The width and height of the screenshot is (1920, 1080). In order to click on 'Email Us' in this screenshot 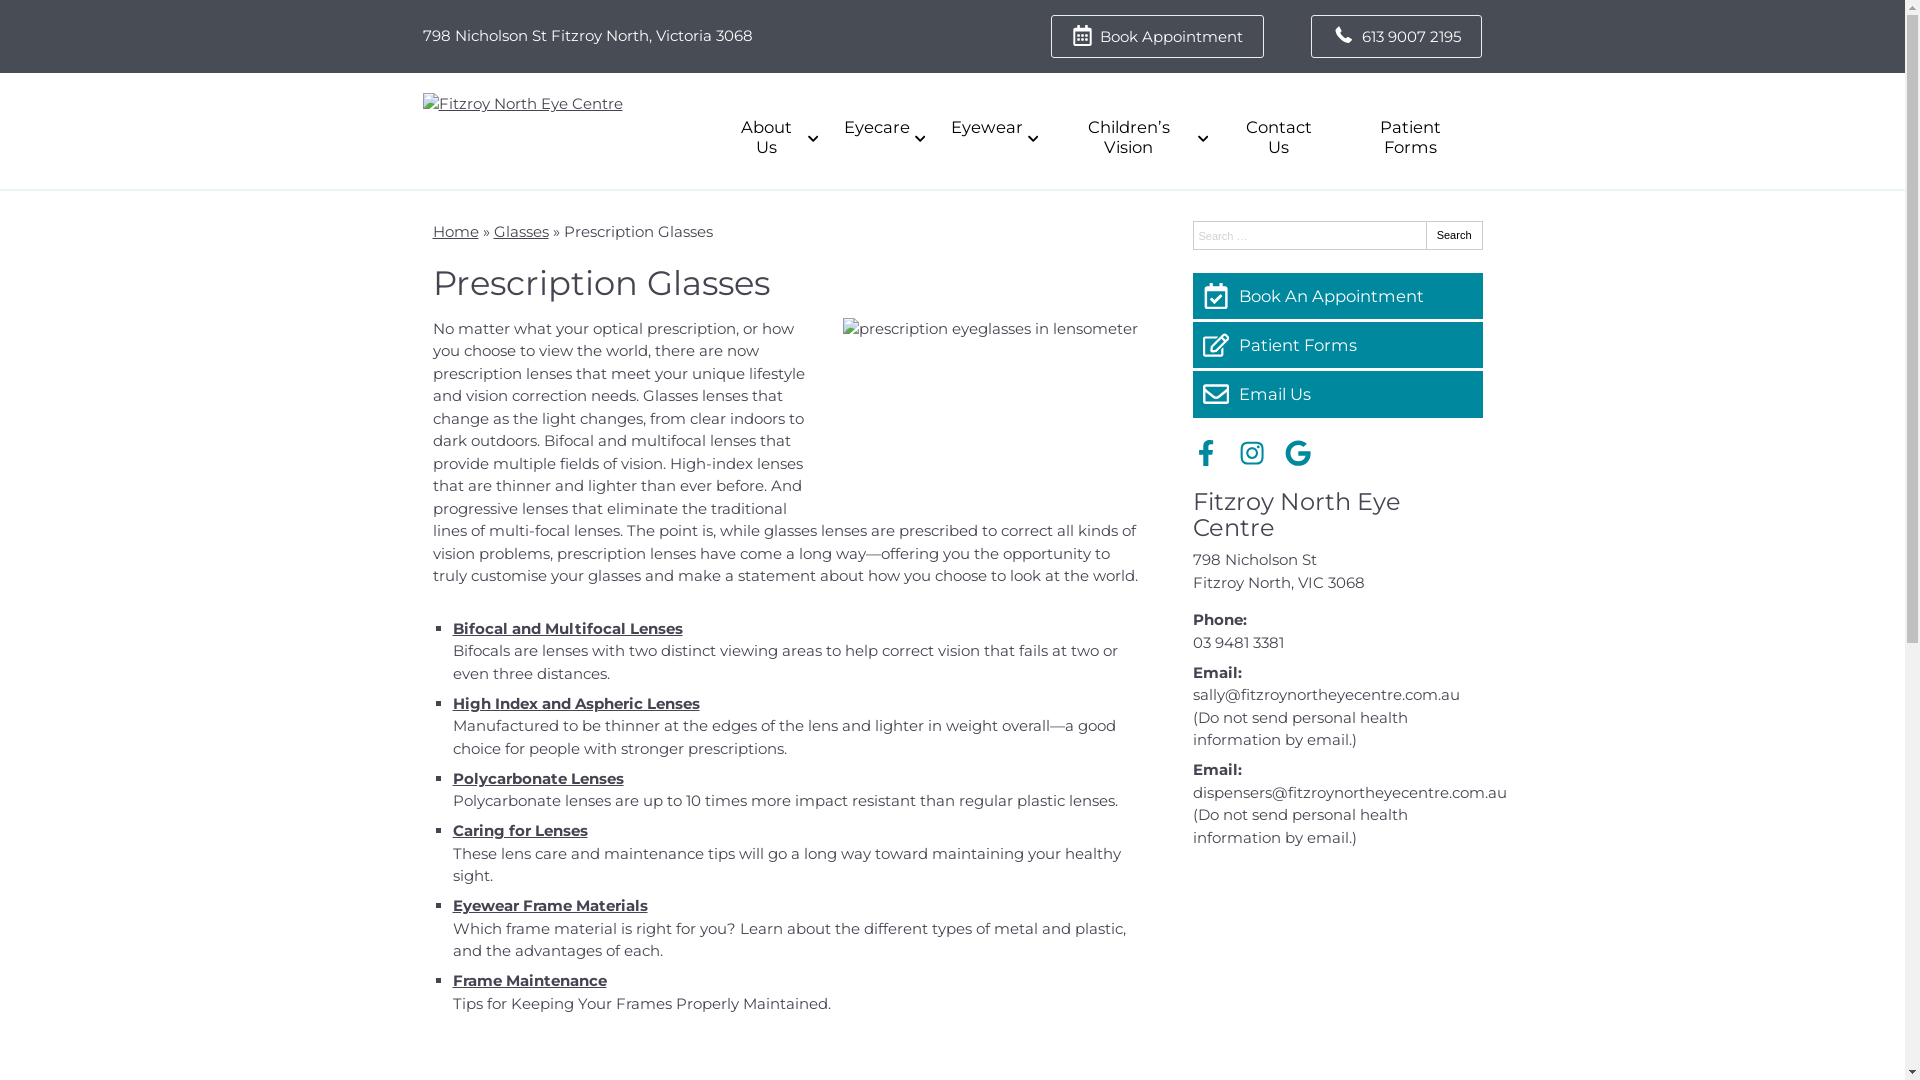, I will do `click(1337, 393)`.